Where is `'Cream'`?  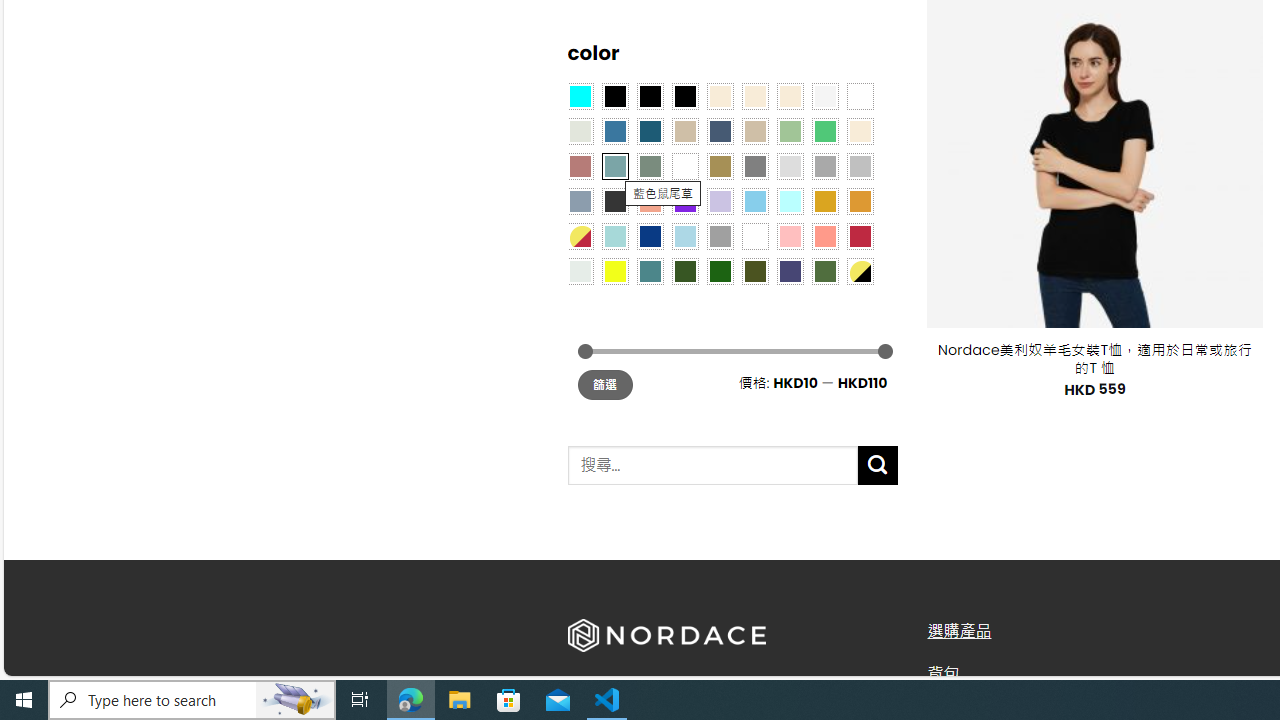 'Cream' is located at coordinates (788, 95).